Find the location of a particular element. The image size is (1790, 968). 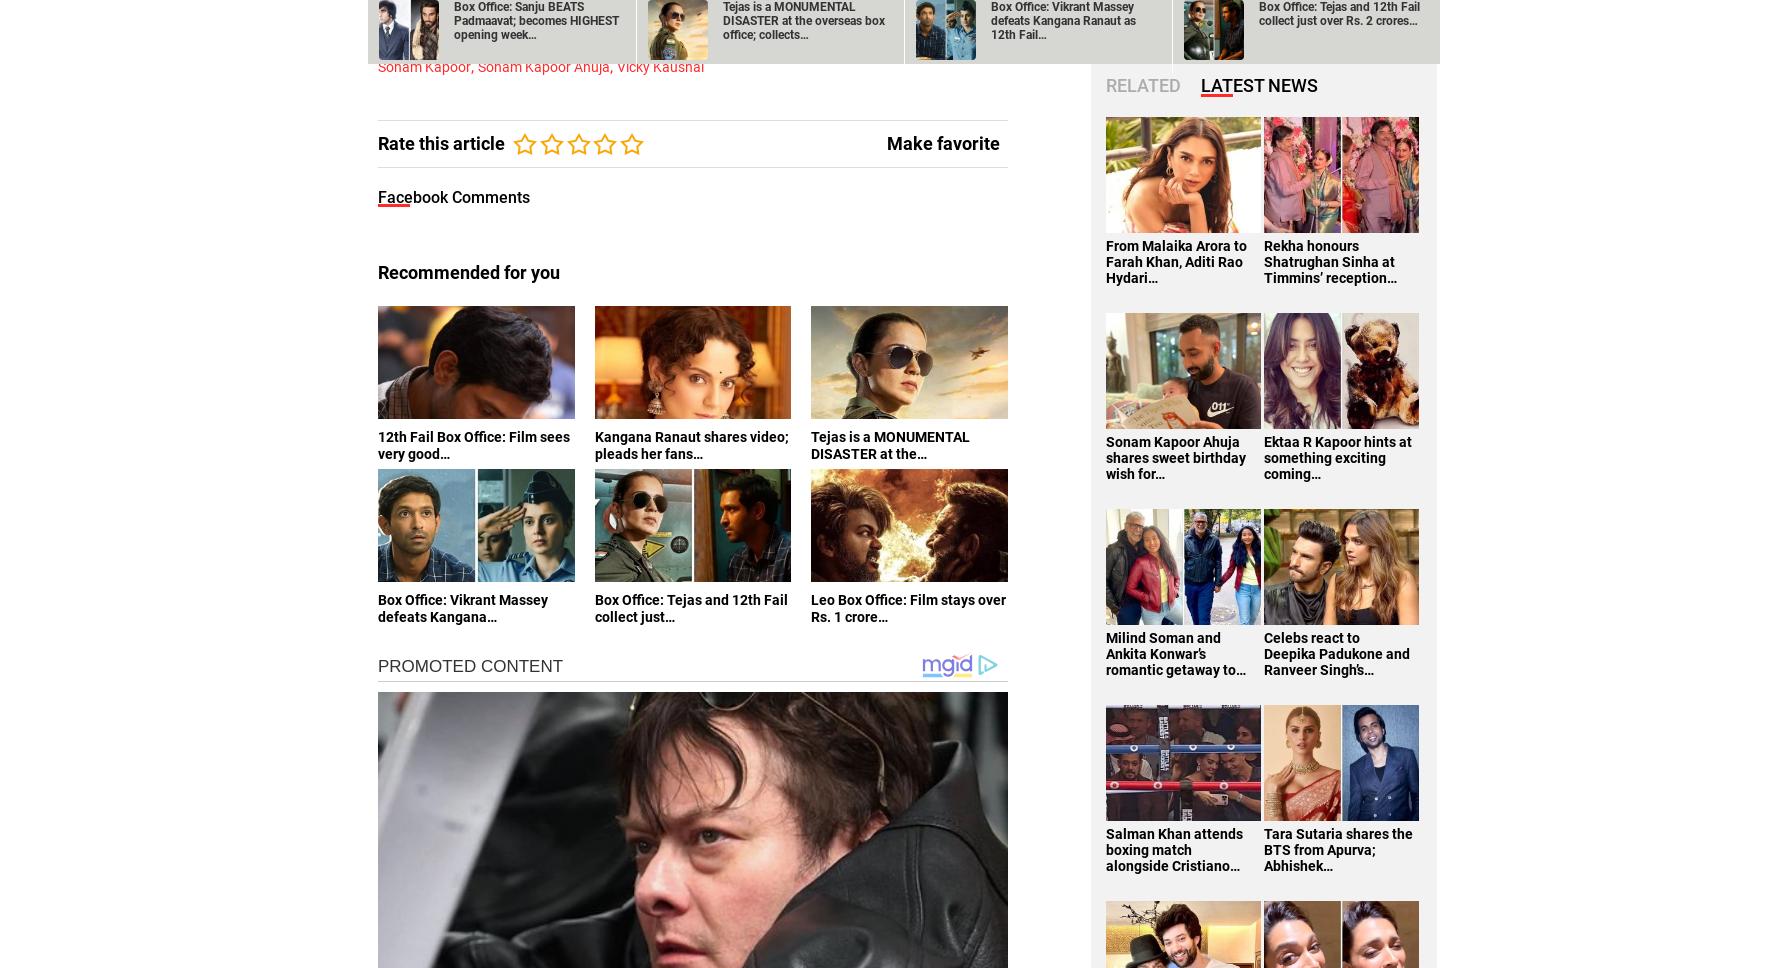

'Ektaa R Kapoor hints at something exciting coming…' is located at coordinates (1336, 455).